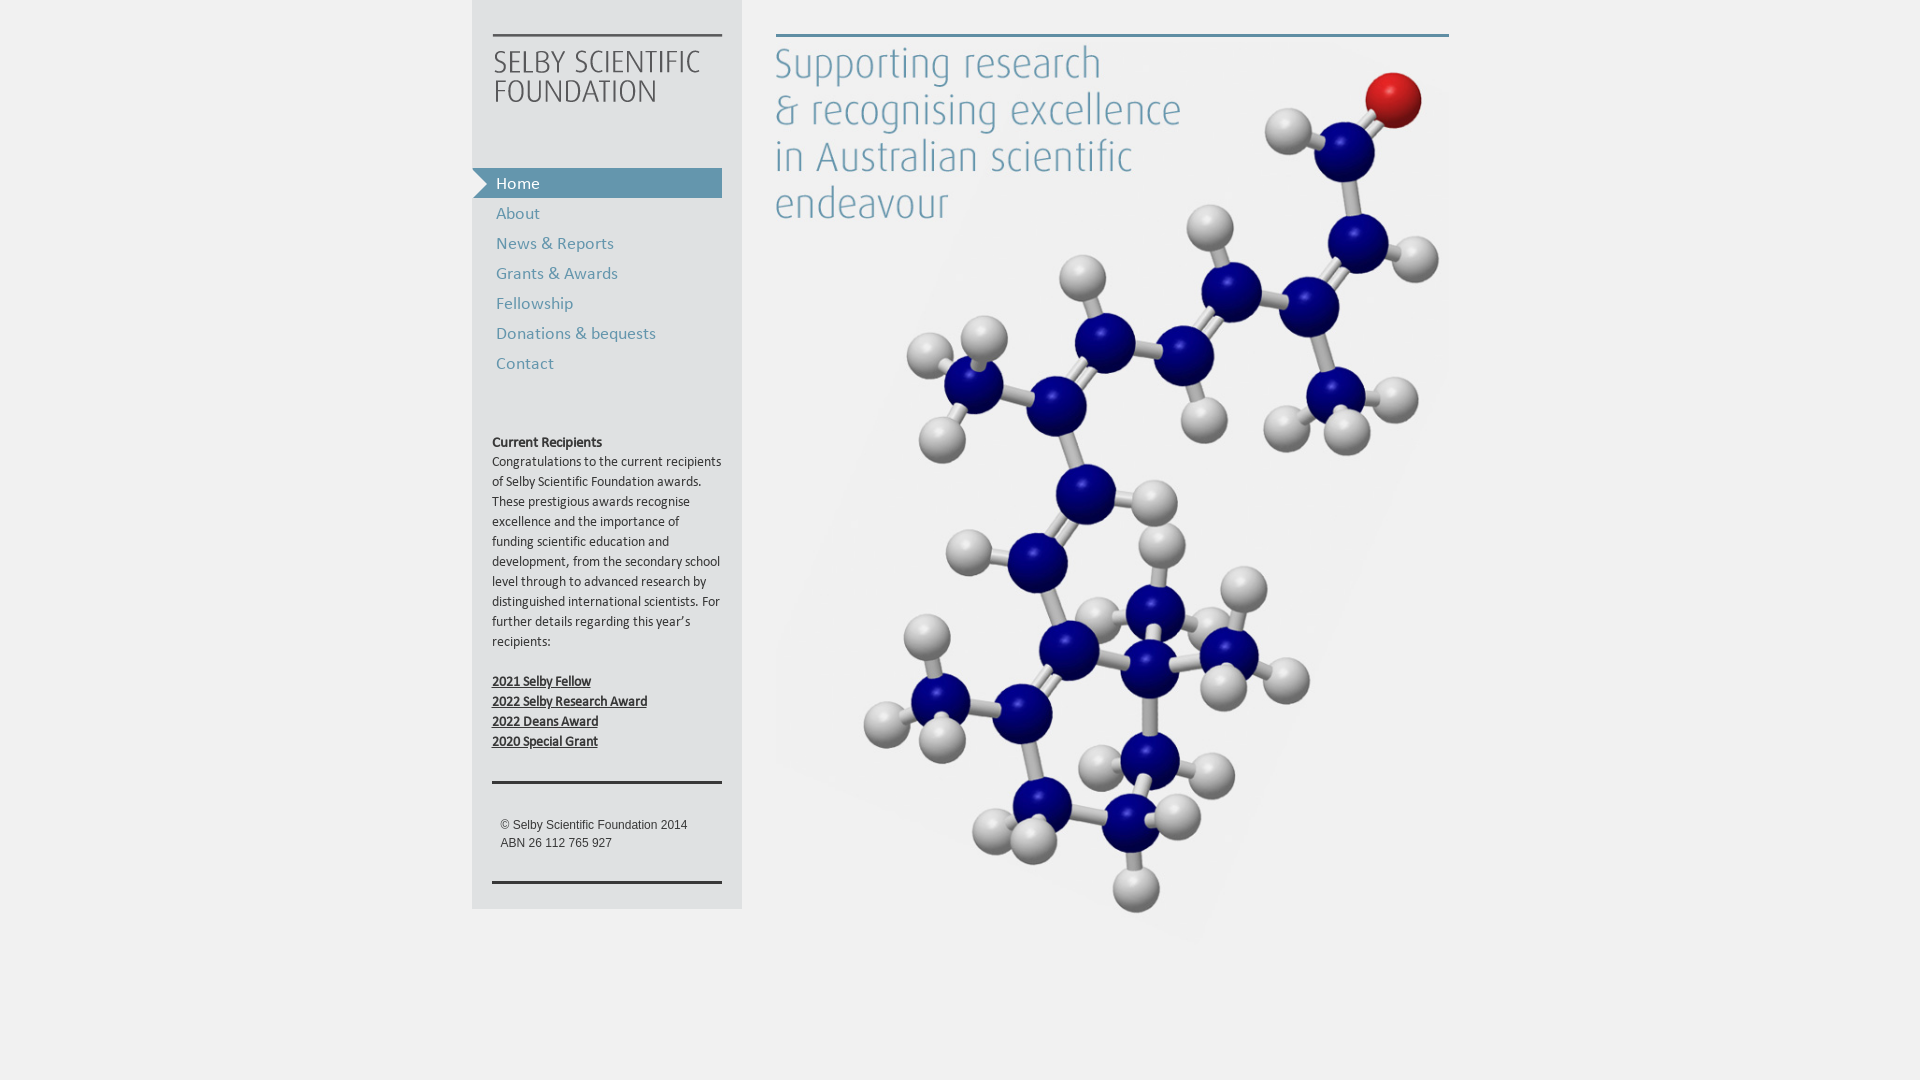 The height and width of the screenshot is (1080, 1920). What do you see at coordinates (491, 741) in the screenshot?
I see `'2020 Special Grant'` at bounding box center [491, 741].